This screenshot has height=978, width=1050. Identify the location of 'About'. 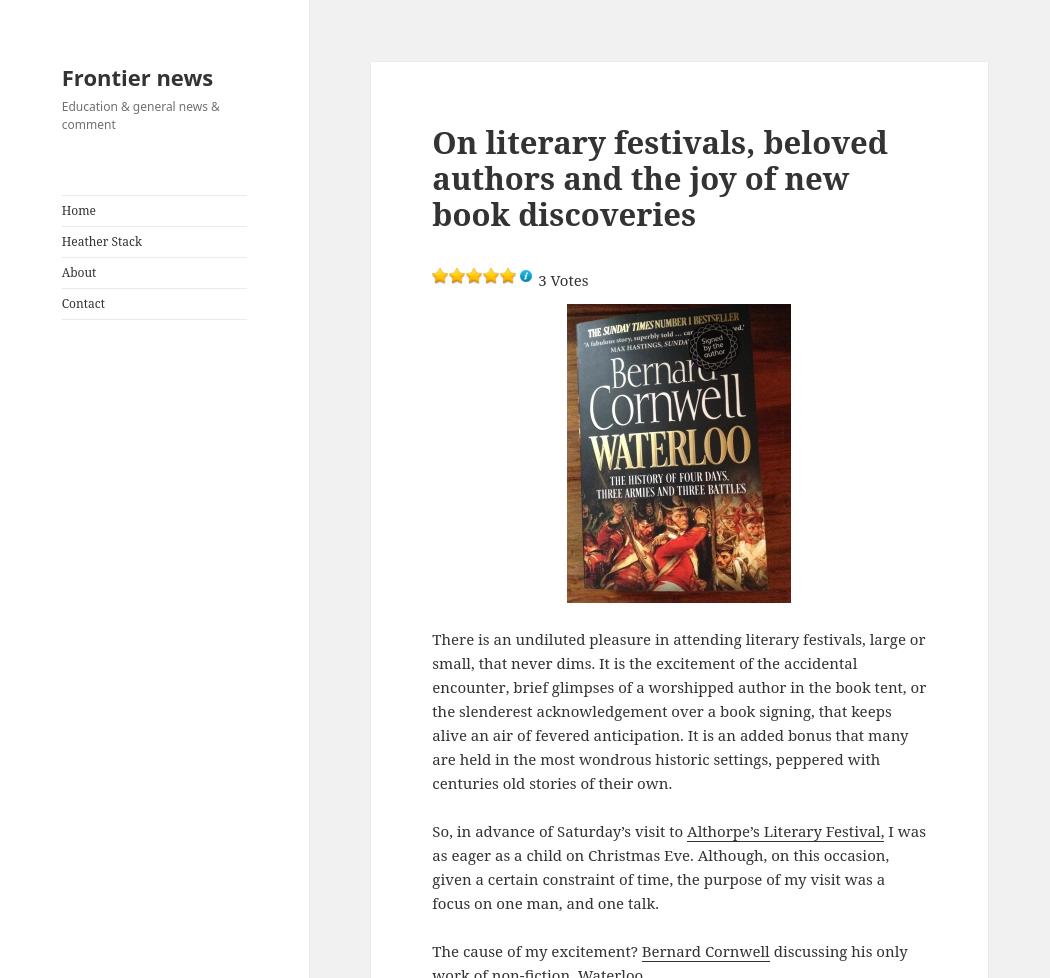
(78, 271).